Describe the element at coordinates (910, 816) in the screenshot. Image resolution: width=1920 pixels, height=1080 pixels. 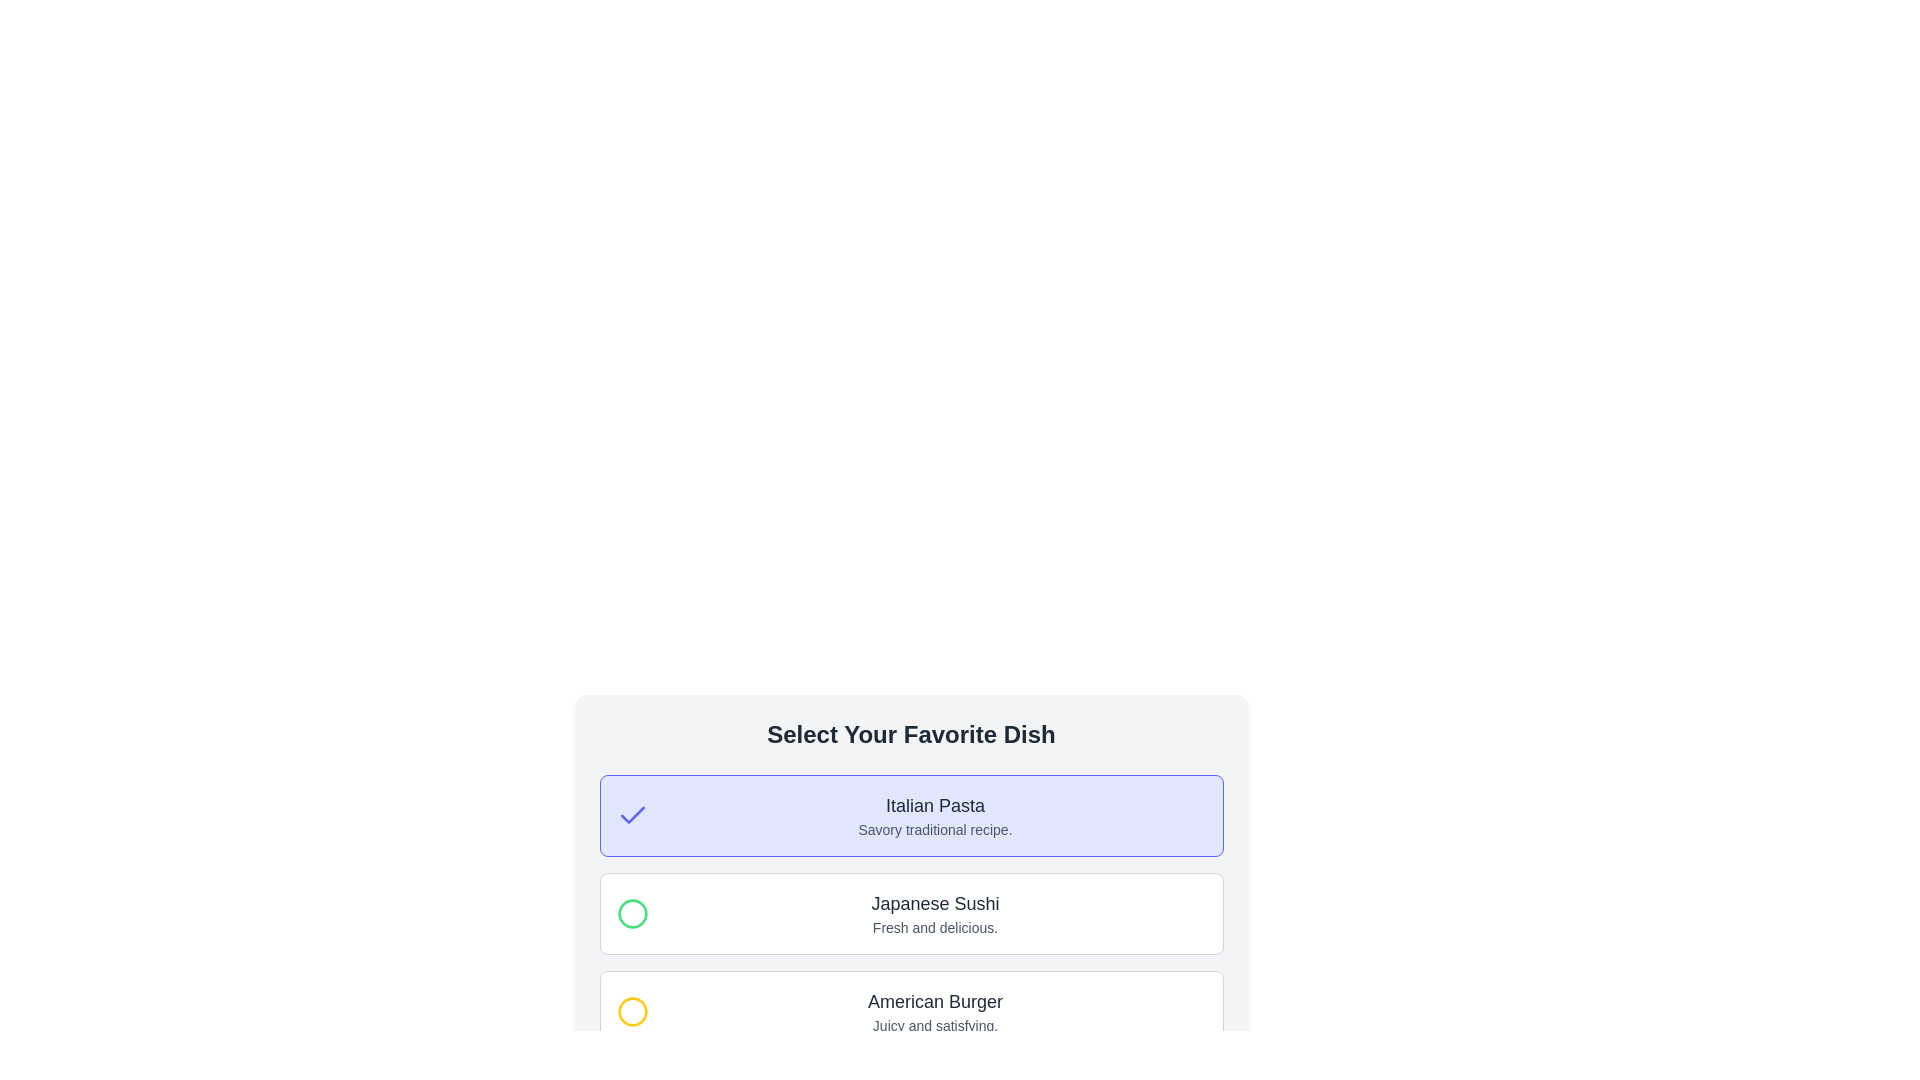
I see `the first selectable card in a vertical list` at that location.